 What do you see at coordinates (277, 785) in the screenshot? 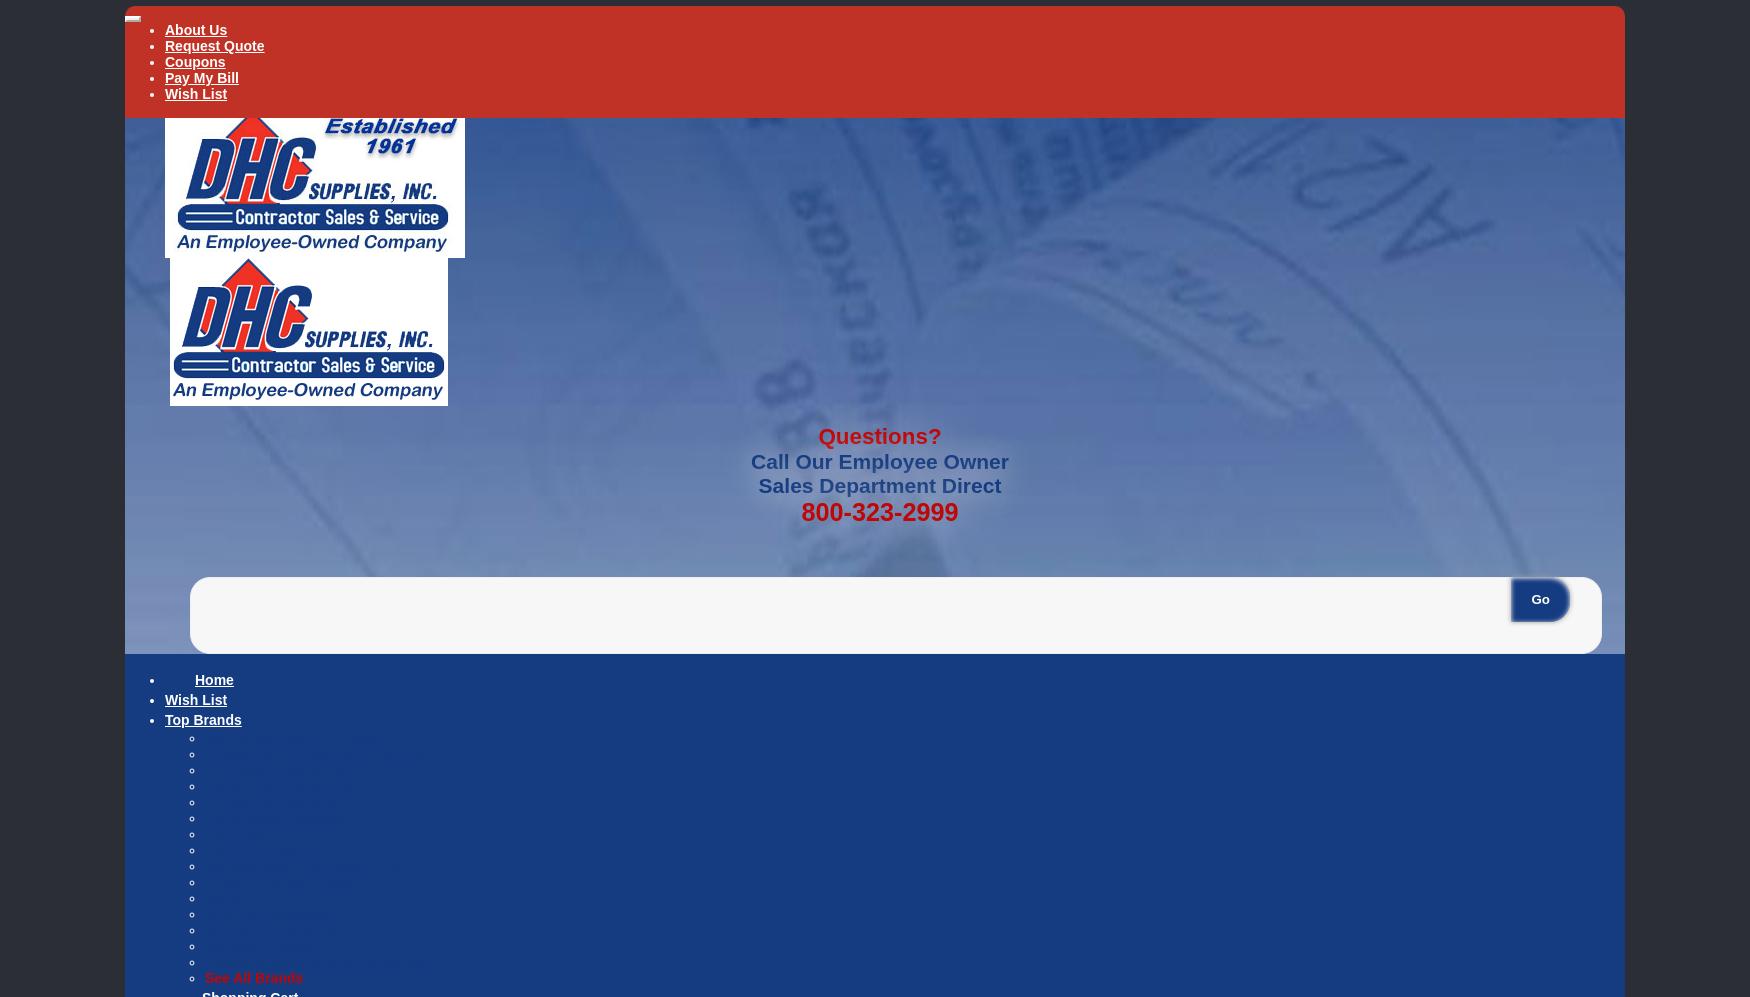
I see `'Danair Auto Hammers'` at bounding box center [277, 785].